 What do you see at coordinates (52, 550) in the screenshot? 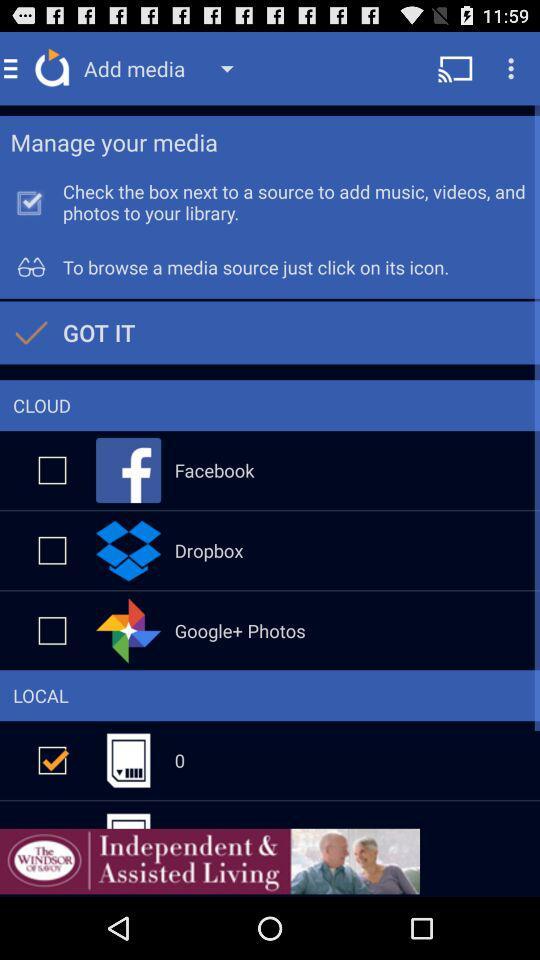
I see `dropbox` at bounding box center [52, 550].